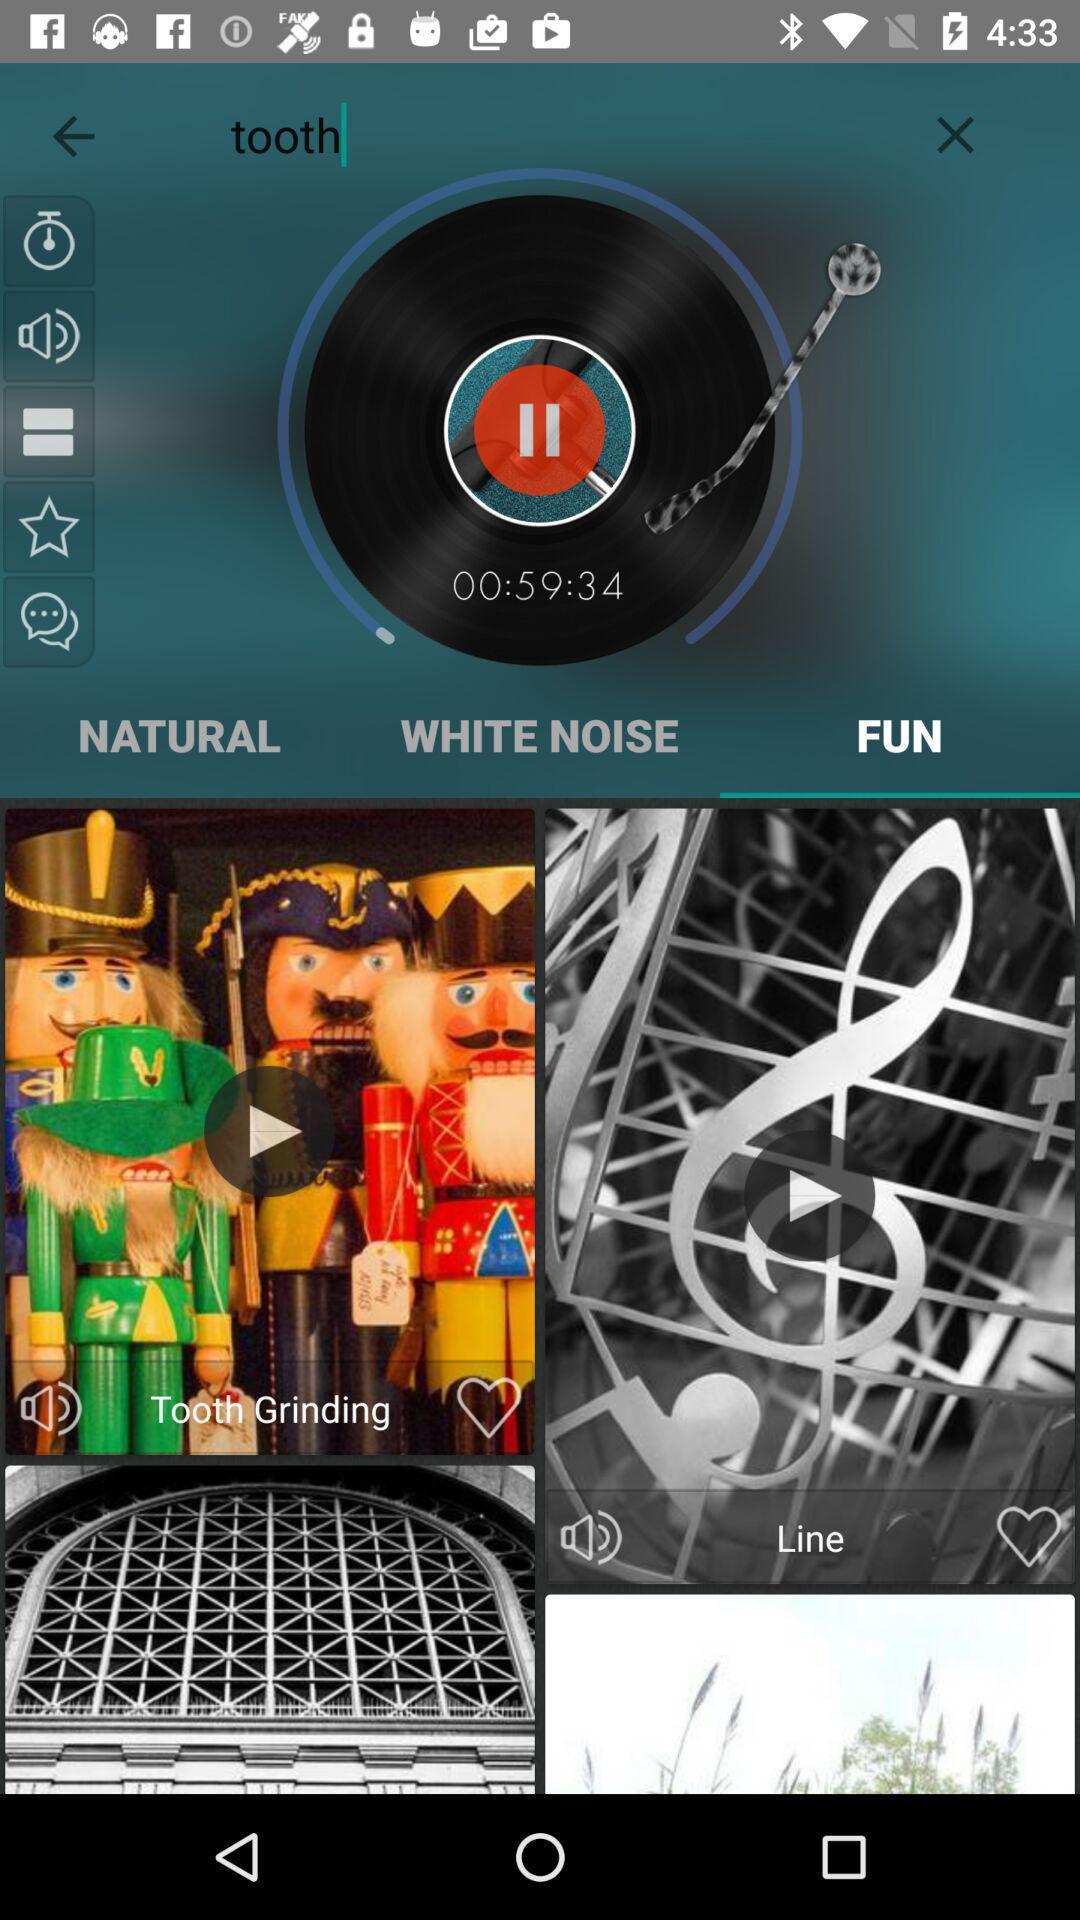  I want to click on its a stopwatch that measures time, so click(48, 240).